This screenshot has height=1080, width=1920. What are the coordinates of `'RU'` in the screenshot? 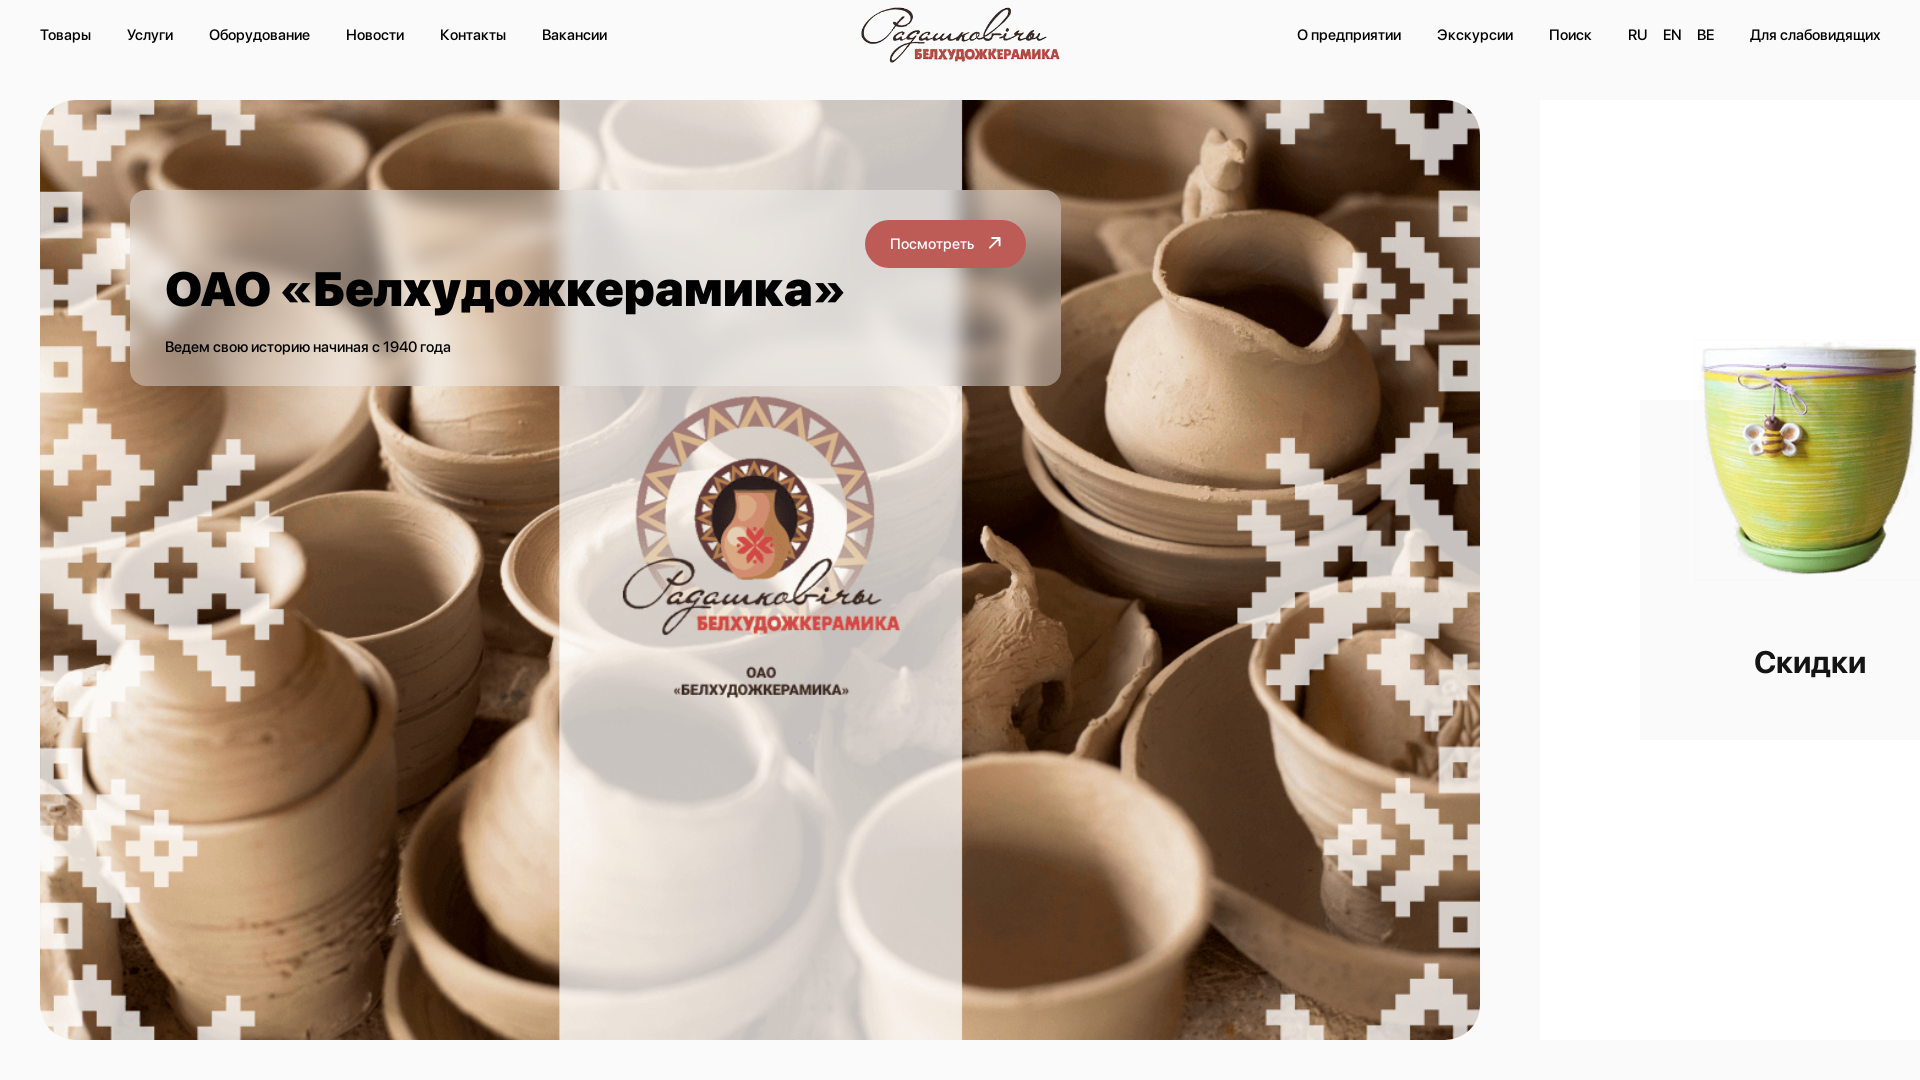 It's located at (1637, 34).